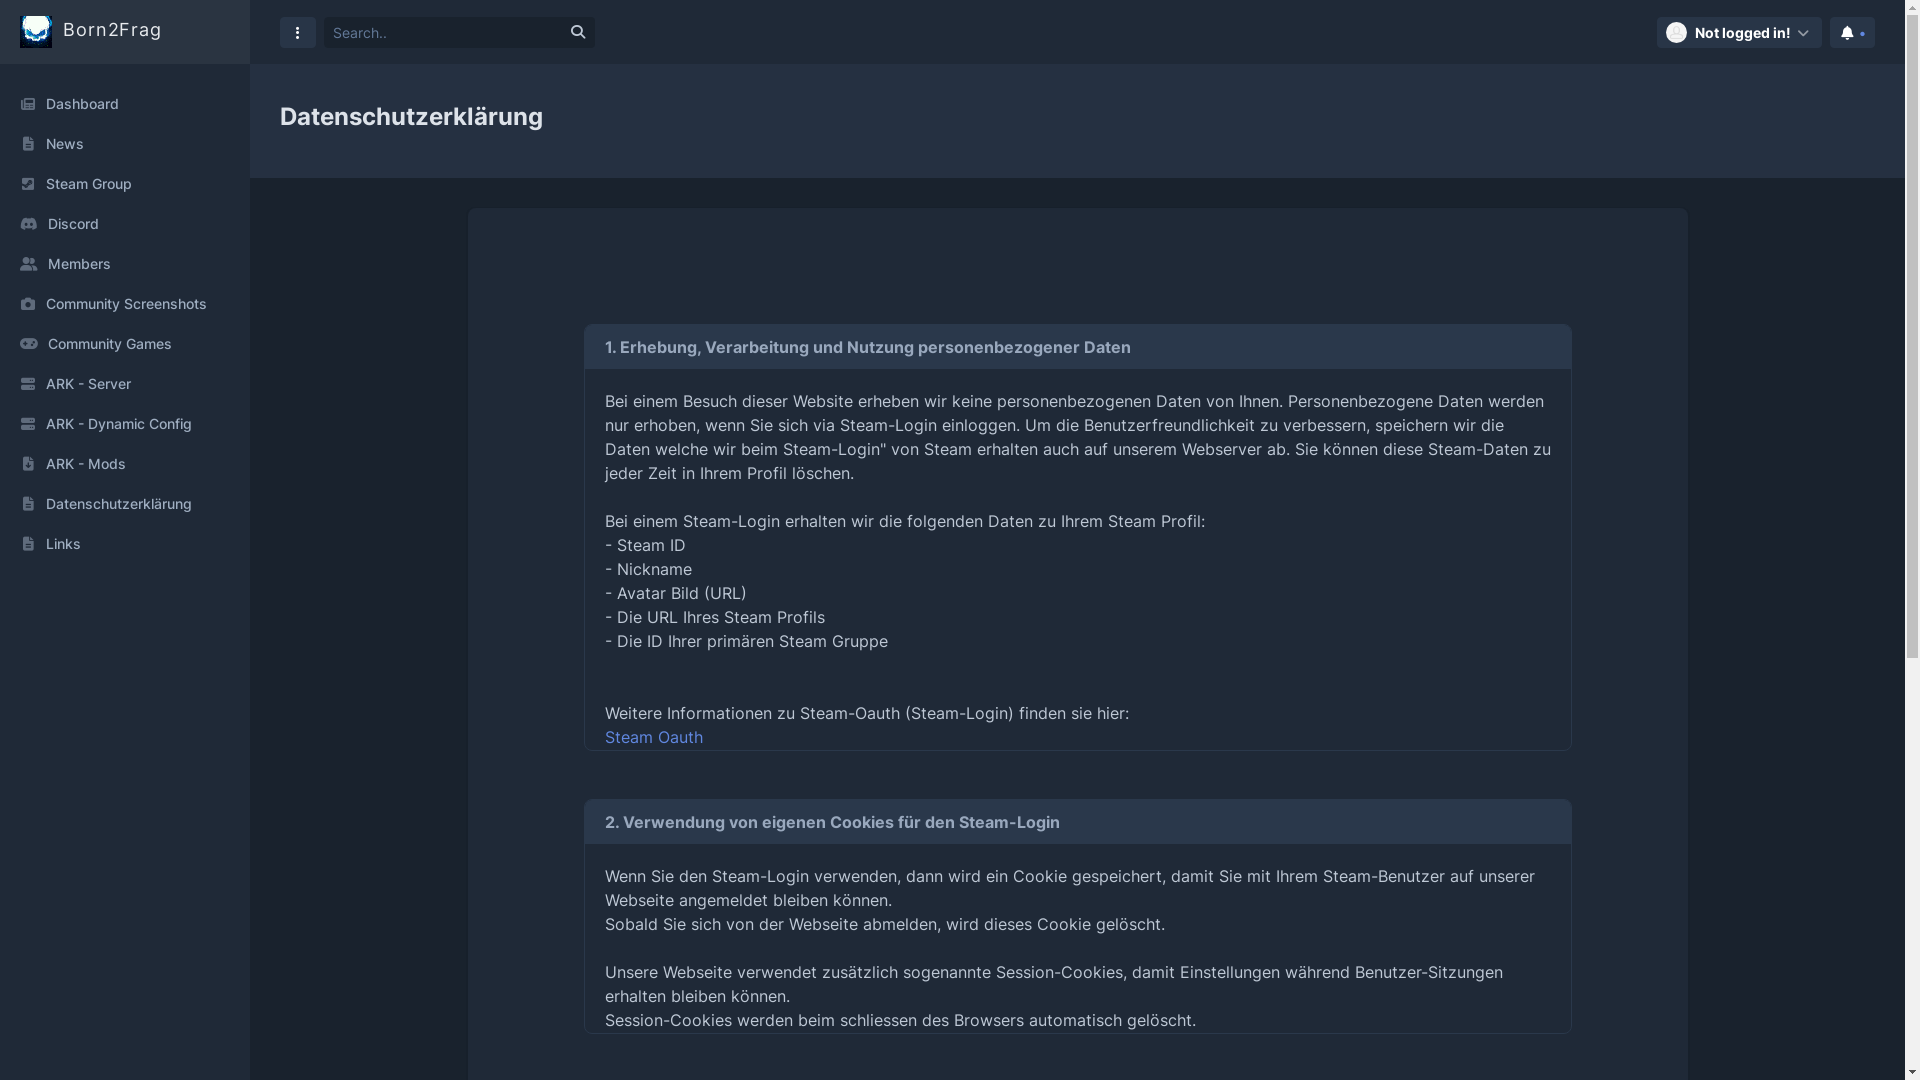 The image size is (1920, 1080). I want to click on 'Steam Oauth', so click(652, 736).